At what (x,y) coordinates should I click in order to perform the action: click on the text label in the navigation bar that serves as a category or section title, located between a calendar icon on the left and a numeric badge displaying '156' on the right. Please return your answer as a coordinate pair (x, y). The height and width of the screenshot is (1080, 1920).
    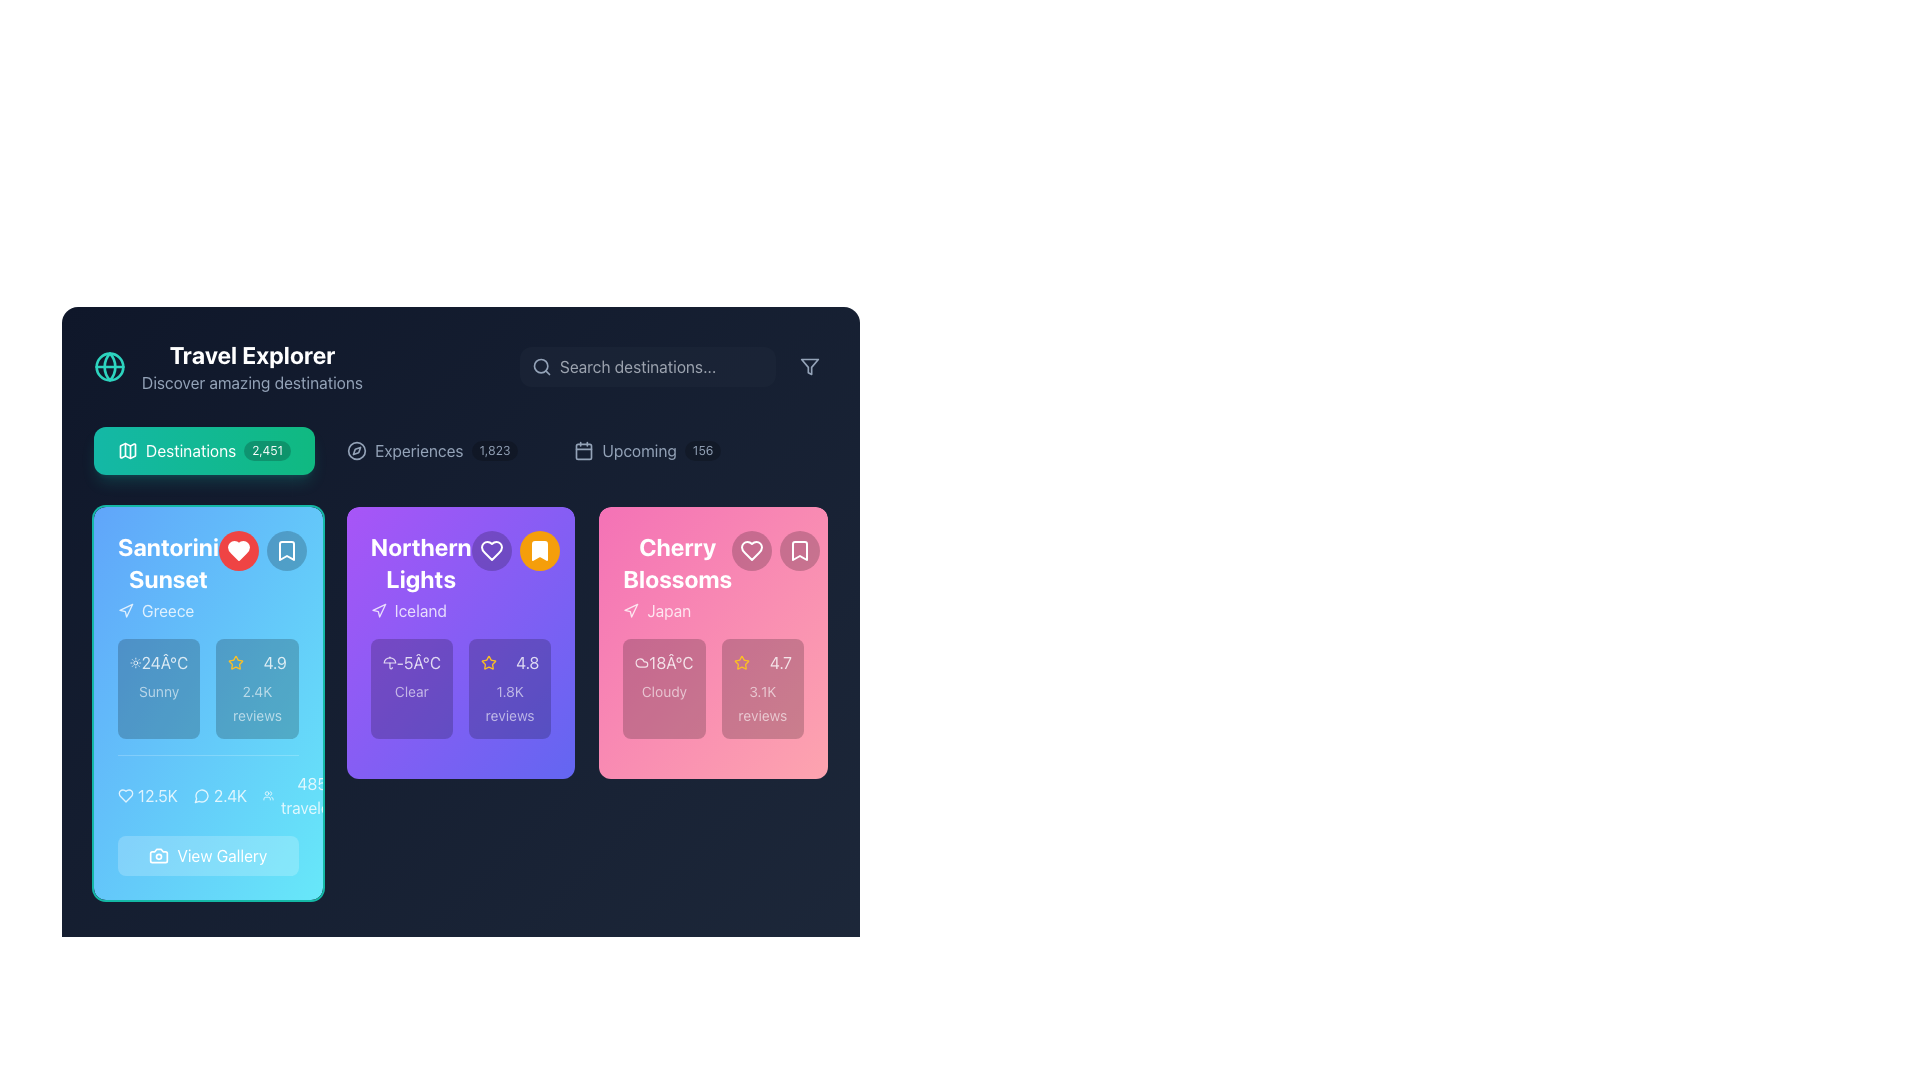
    Looking at the image, I should click on (638, 451).